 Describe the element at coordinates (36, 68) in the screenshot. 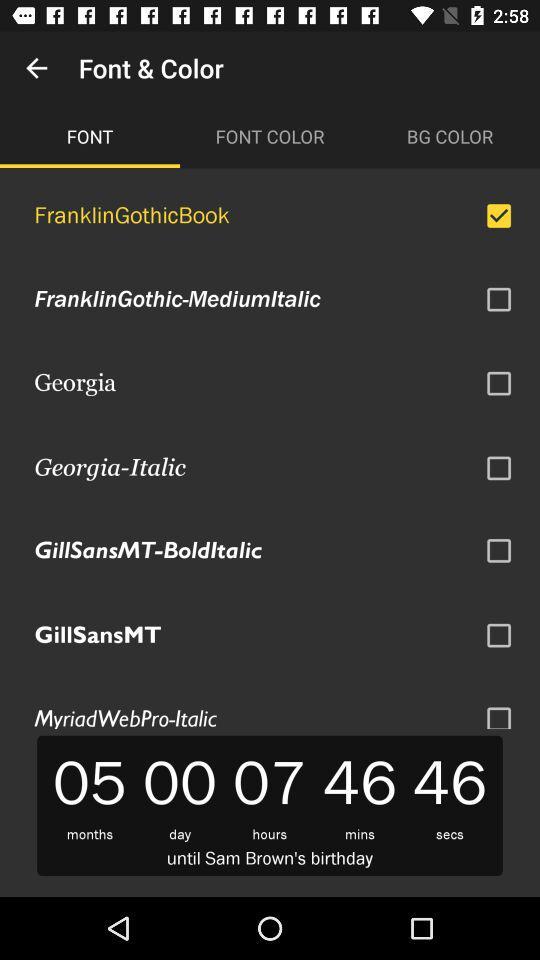

I see `the icon to the left of the font & color` at that location.